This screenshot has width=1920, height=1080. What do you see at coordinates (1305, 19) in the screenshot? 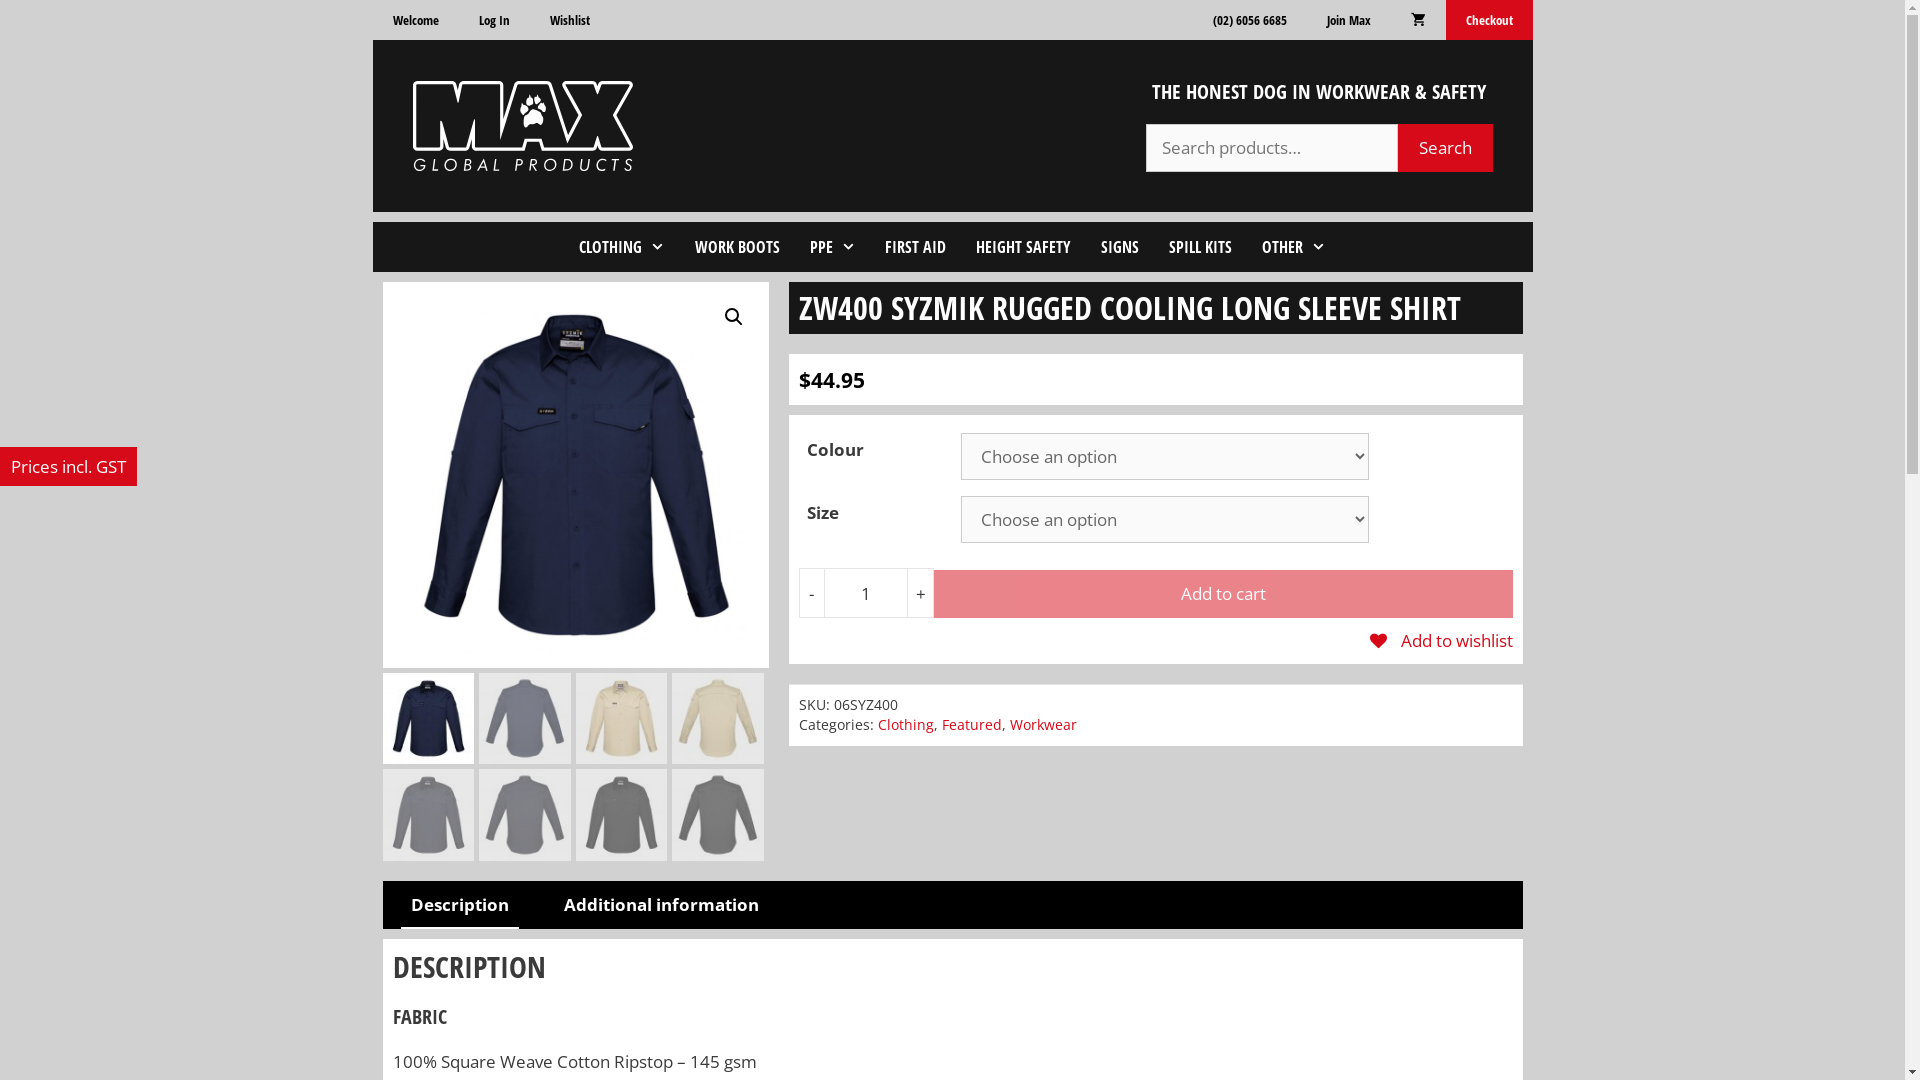
I see `'Join Max'` at bounding box center [1305, 19].